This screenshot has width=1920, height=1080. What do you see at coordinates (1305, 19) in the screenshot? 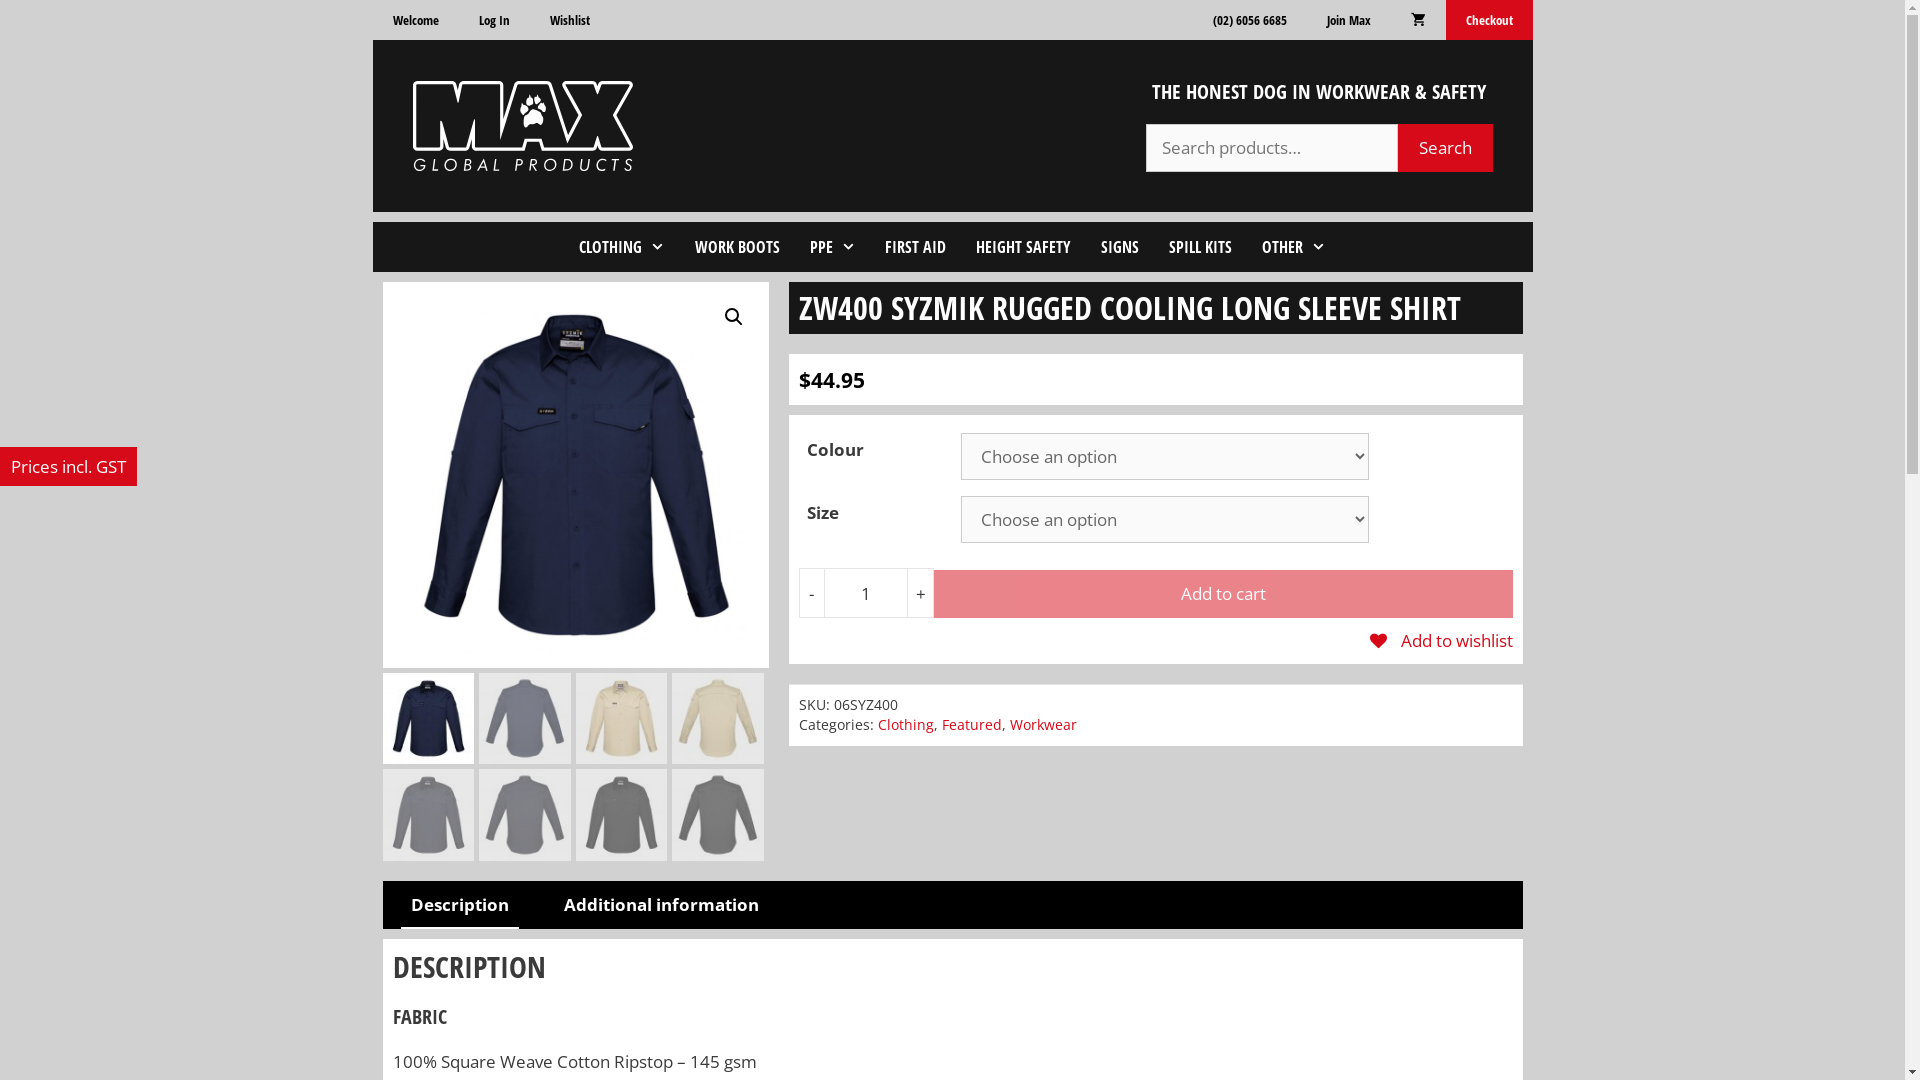
I see `'Join Max'` at bounding box center [1305, 19].